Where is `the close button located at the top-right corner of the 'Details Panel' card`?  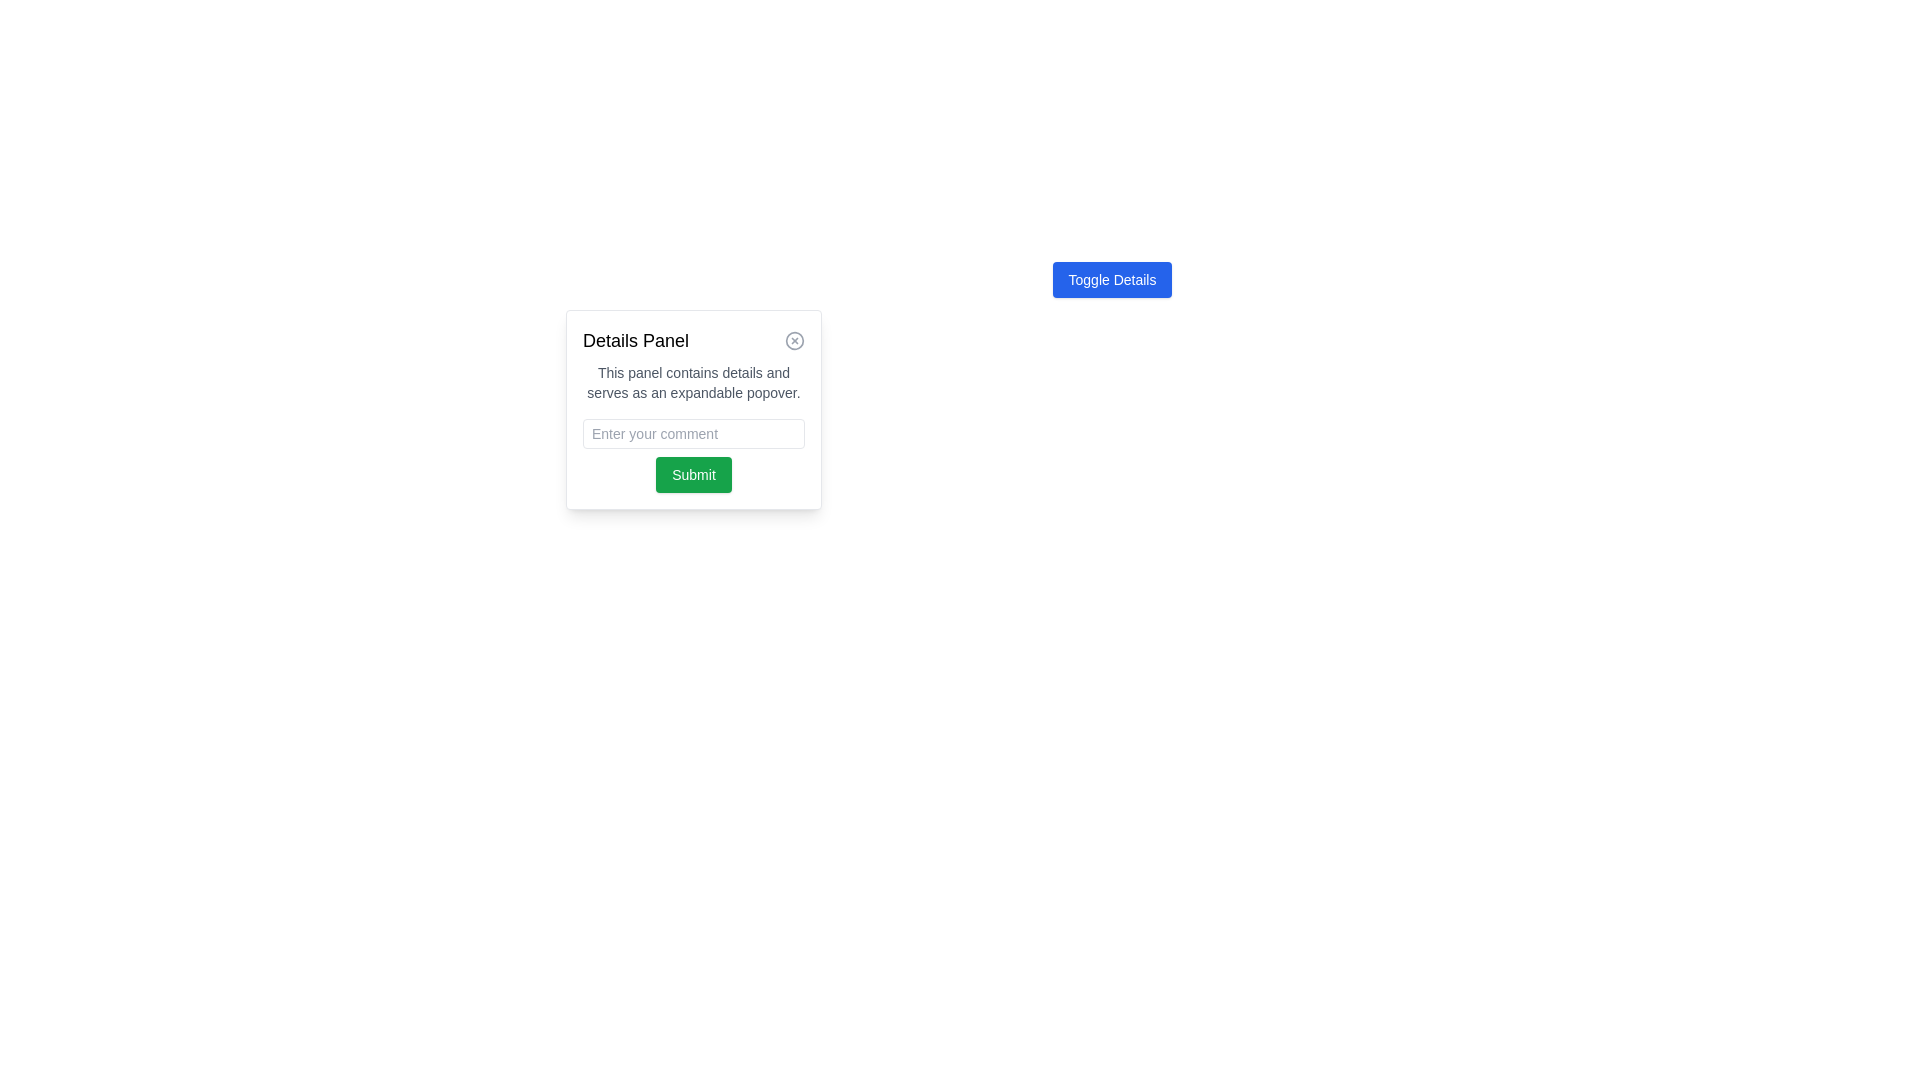 the close button located at the top-right corner of the 'Details Panel' card is located at coordinates (794, 339).